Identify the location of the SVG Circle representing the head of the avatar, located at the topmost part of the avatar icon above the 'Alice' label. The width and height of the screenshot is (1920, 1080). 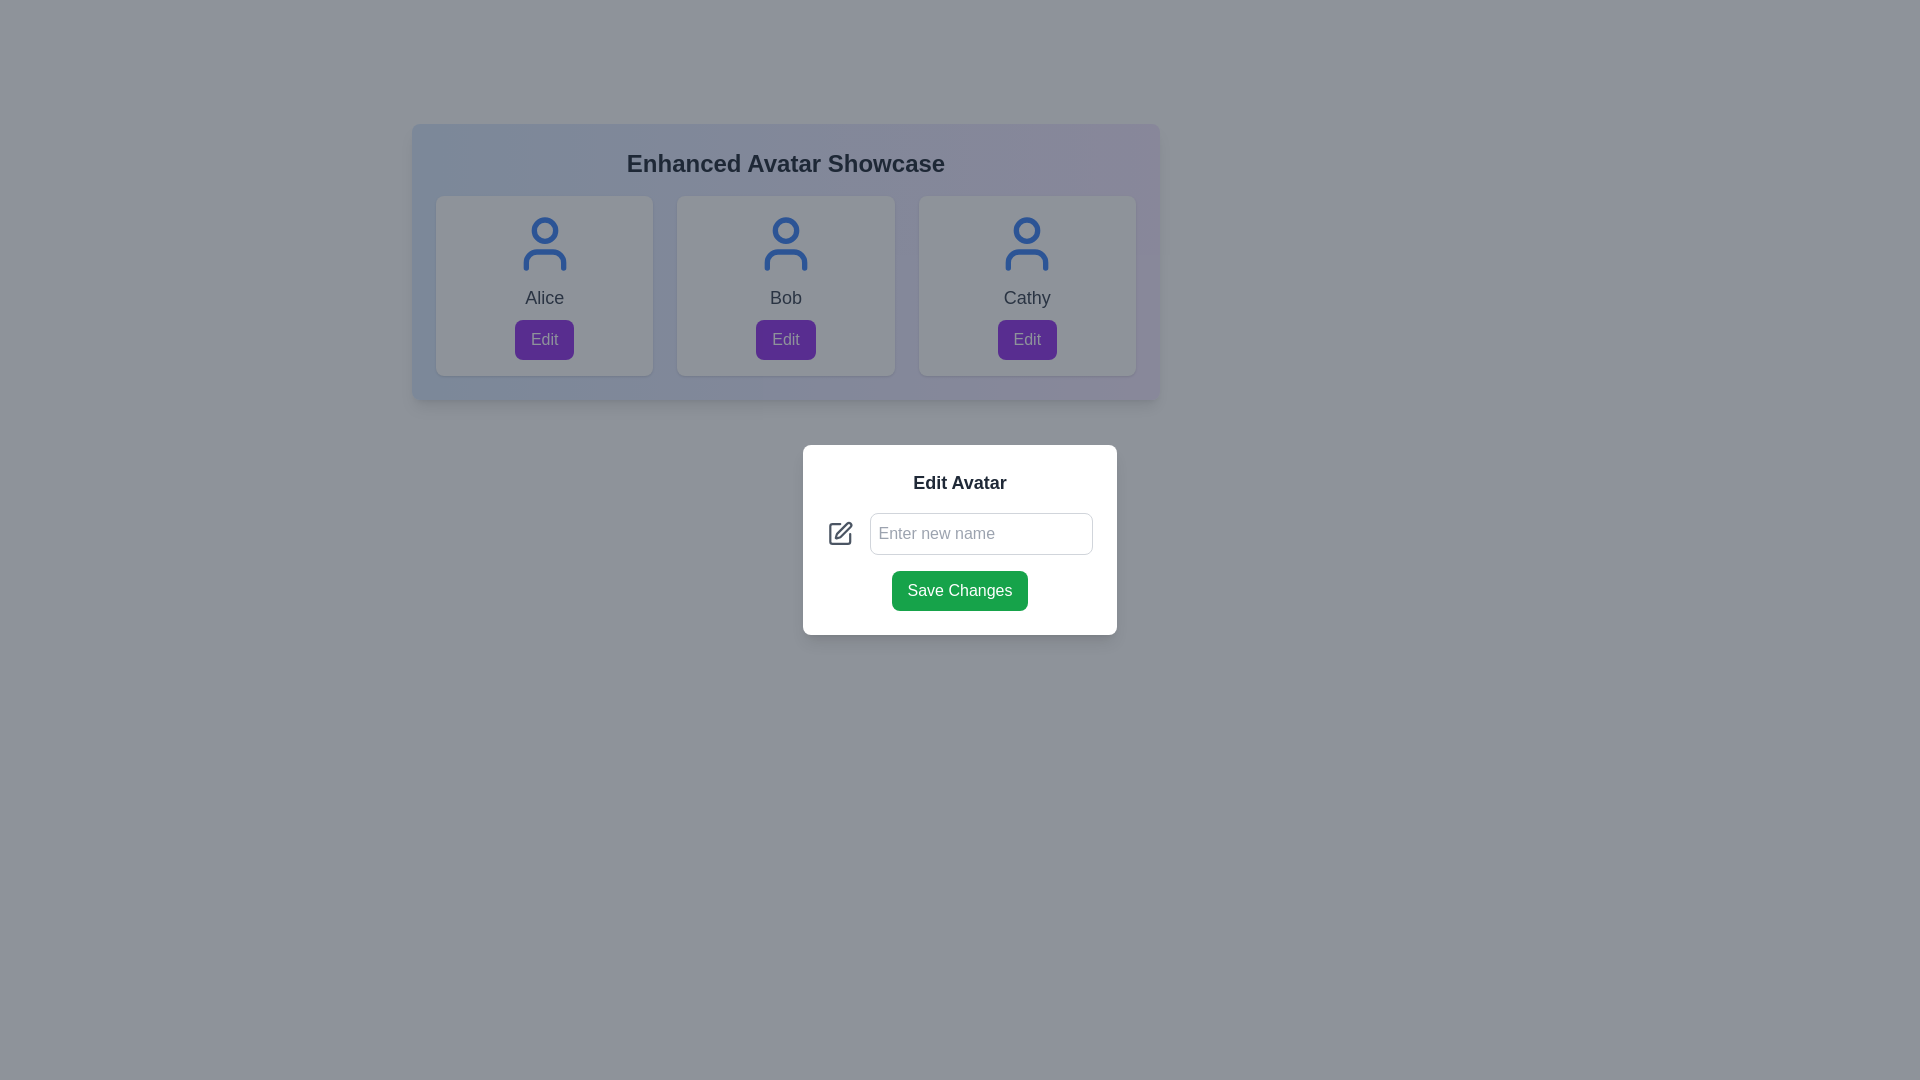
(544, 229).